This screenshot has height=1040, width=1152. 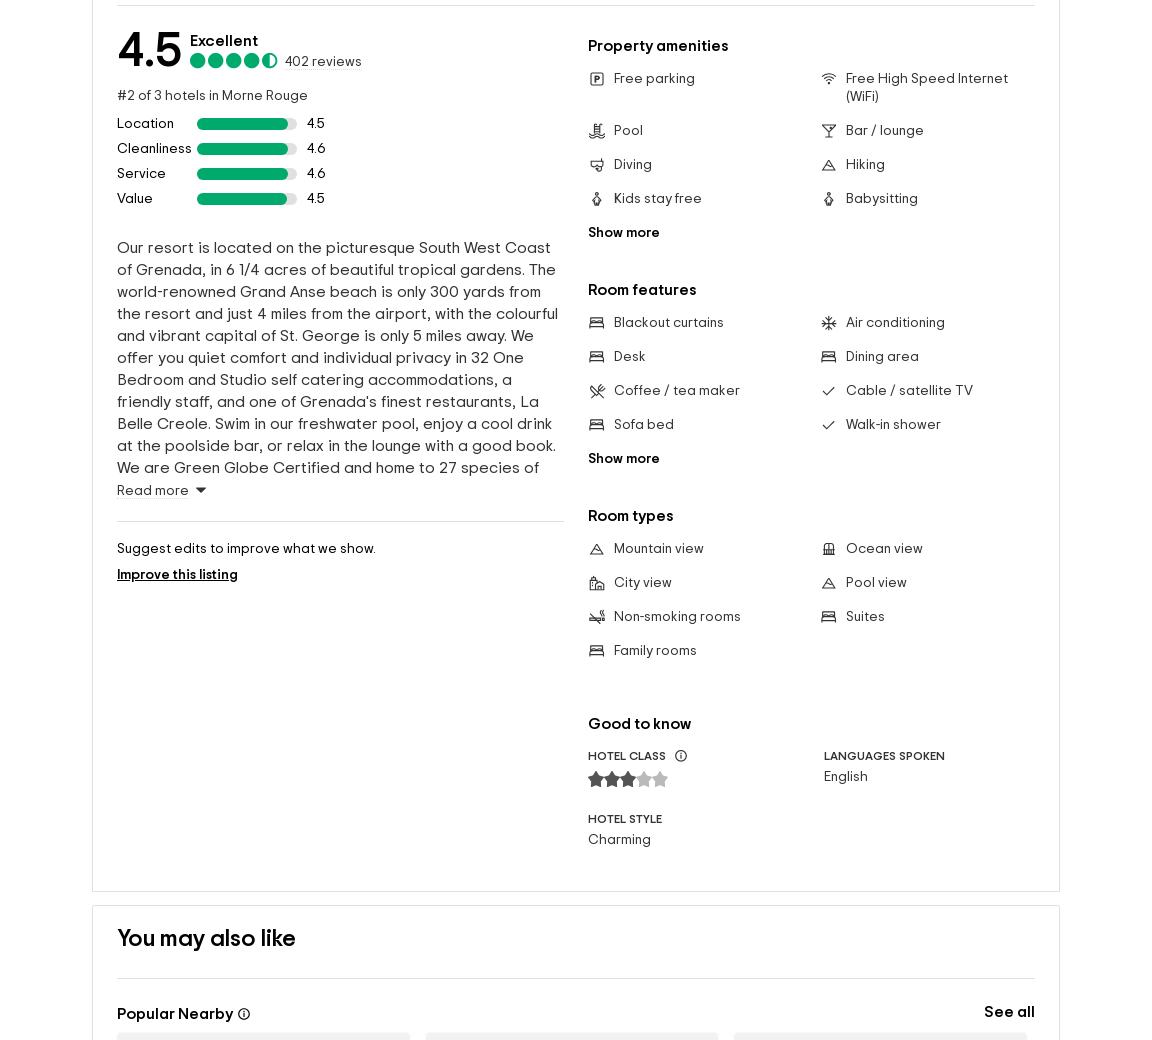 I want to click on 'Cleanliness', so click(x=154, y=147).